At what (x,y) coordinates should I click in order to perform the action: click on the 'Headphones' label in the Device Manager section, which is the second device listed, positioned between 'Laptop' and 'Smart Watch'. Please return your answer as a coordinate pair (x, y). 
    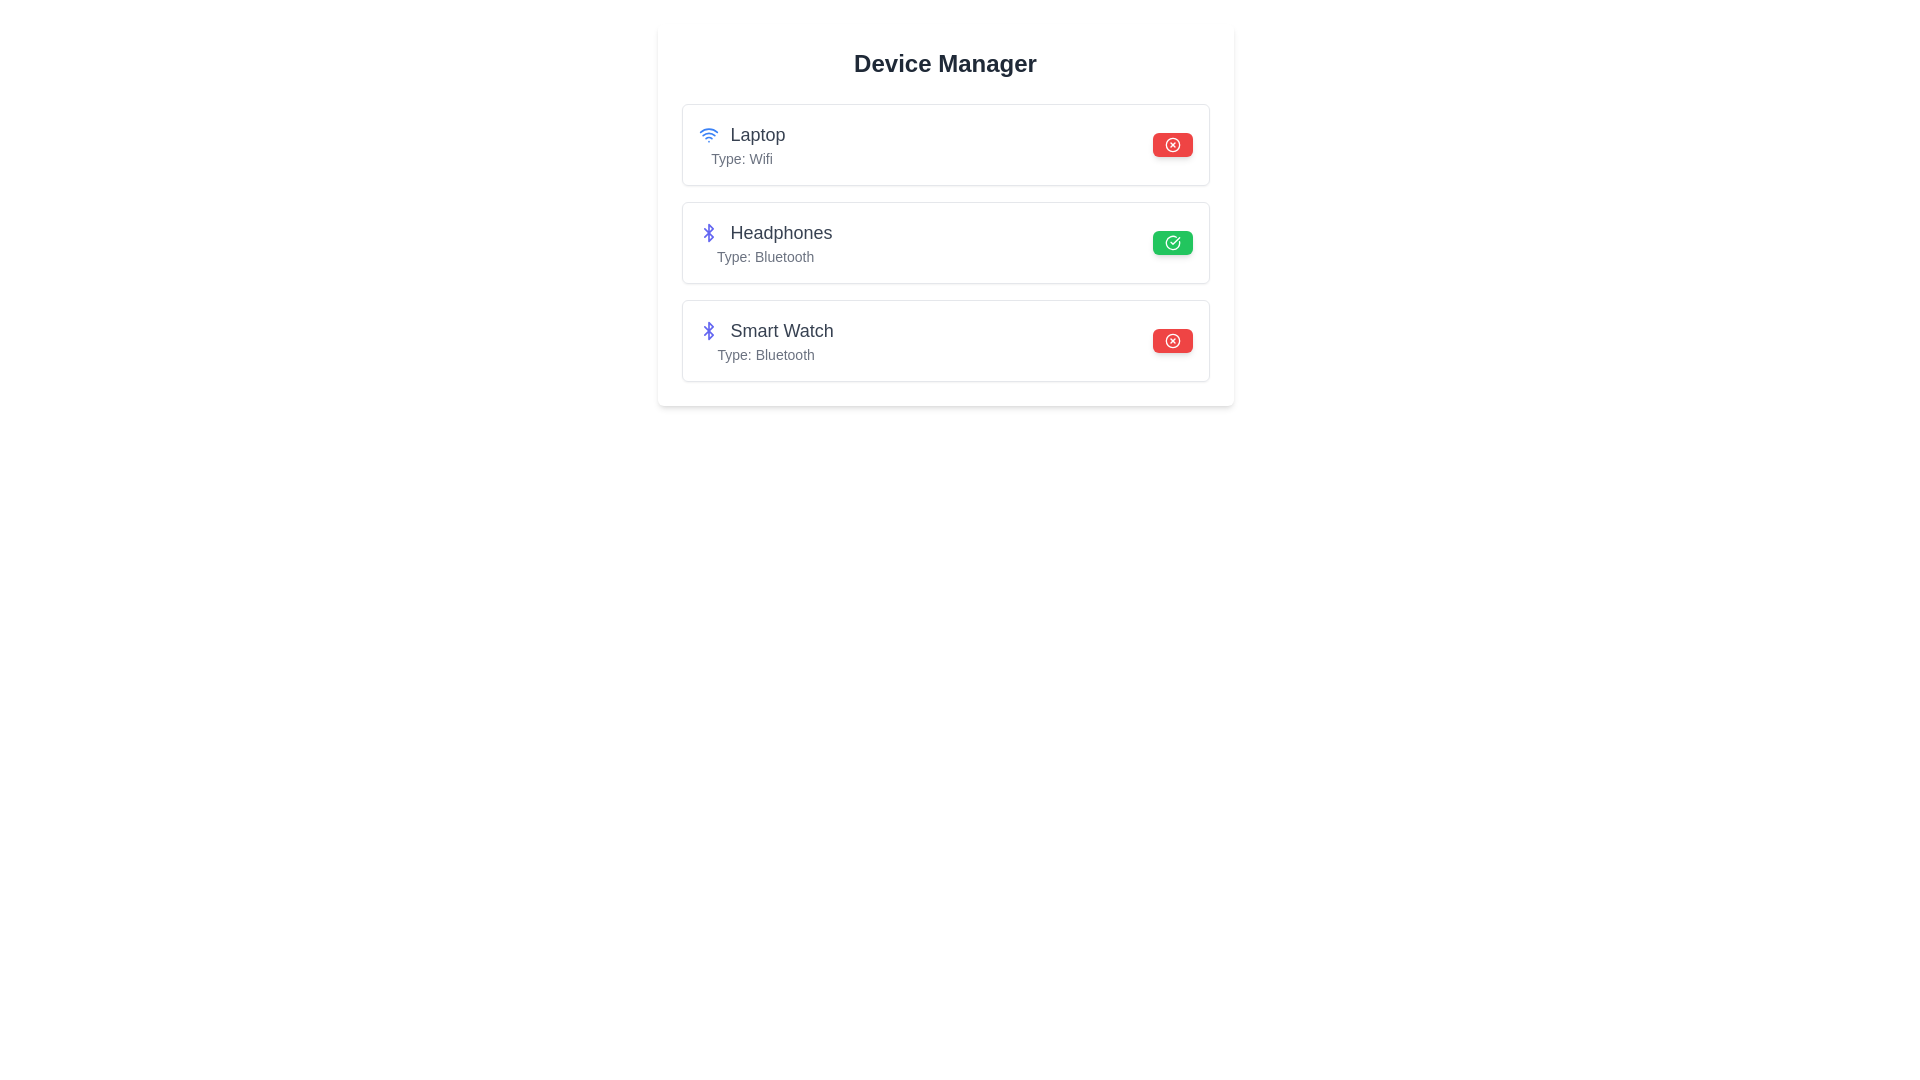
    Looking at the image, I should click on (764, 231).